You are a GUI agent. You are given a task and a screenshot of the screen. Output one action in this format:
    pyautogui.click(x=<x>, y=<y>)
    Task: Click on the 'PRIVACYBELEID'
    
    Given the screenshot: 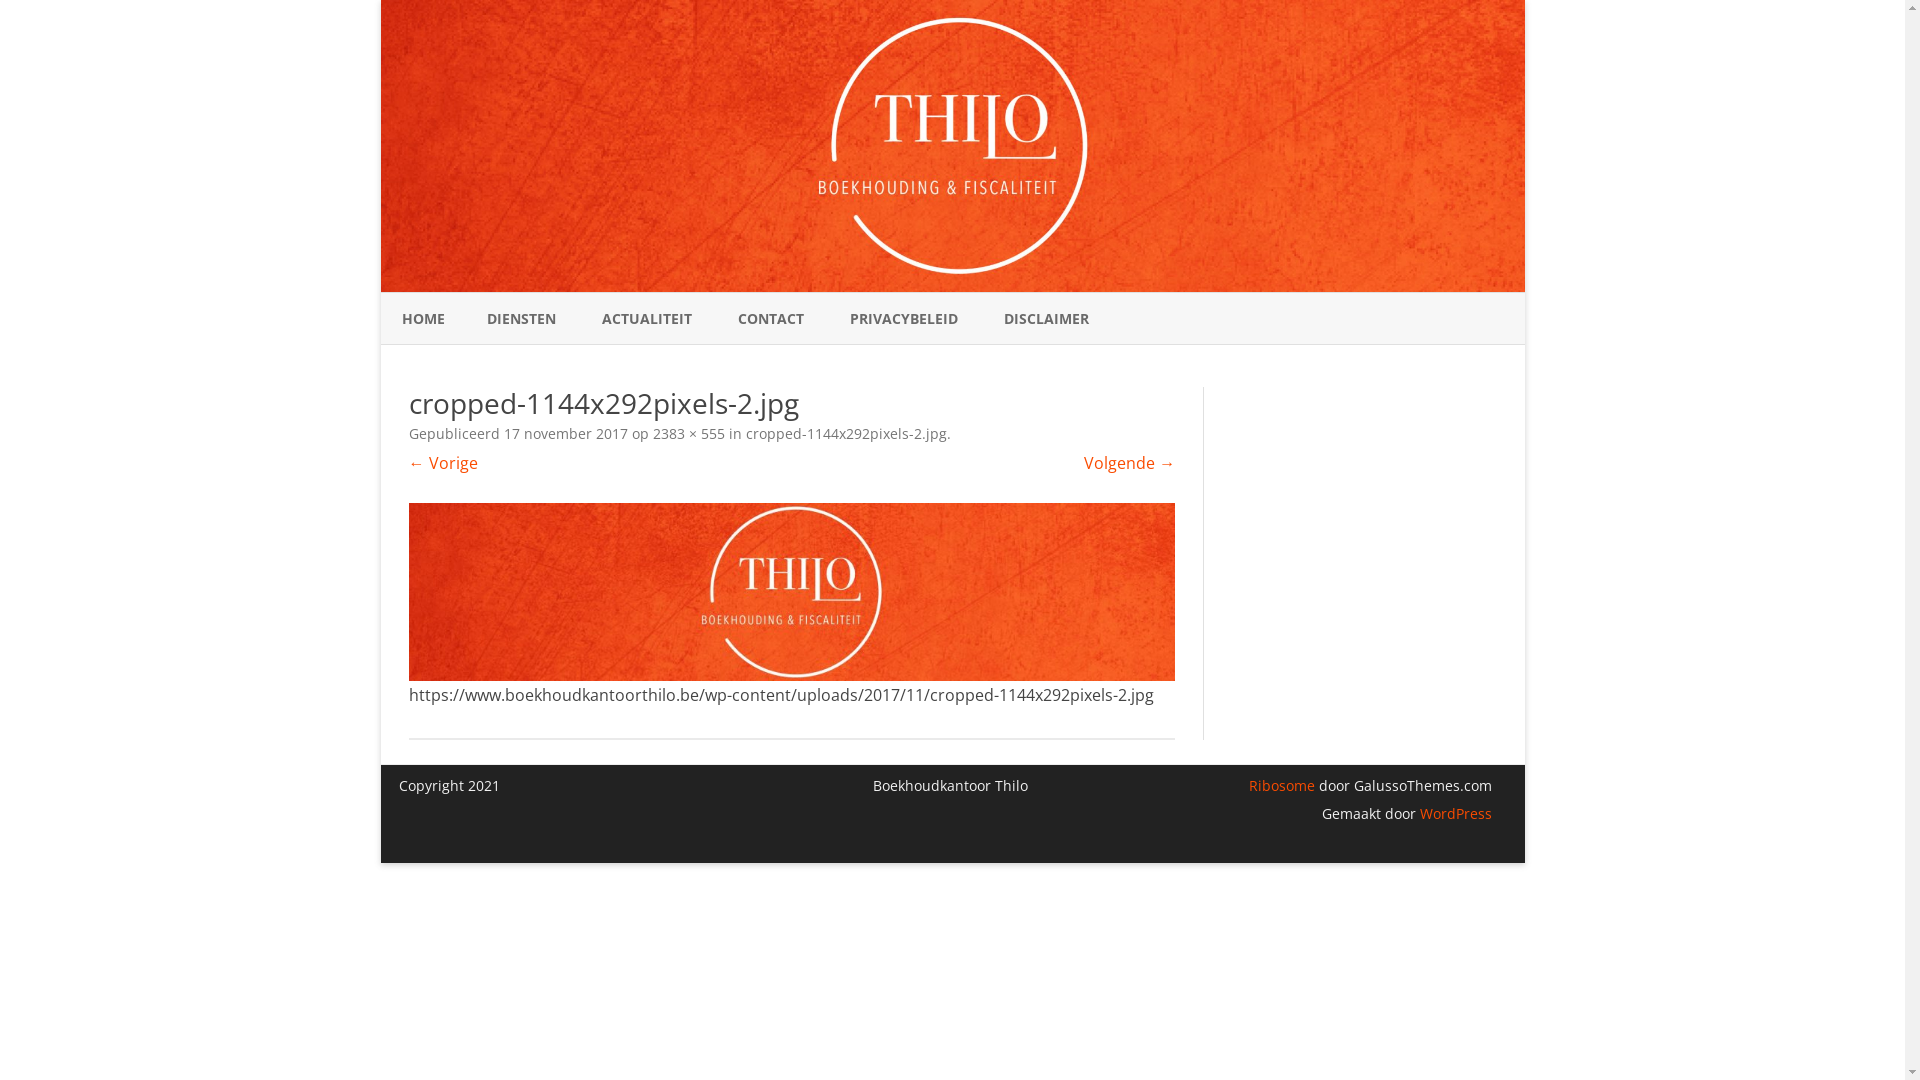 What is the action you would take?
    pyautogui.click(x=902, y=318)
    